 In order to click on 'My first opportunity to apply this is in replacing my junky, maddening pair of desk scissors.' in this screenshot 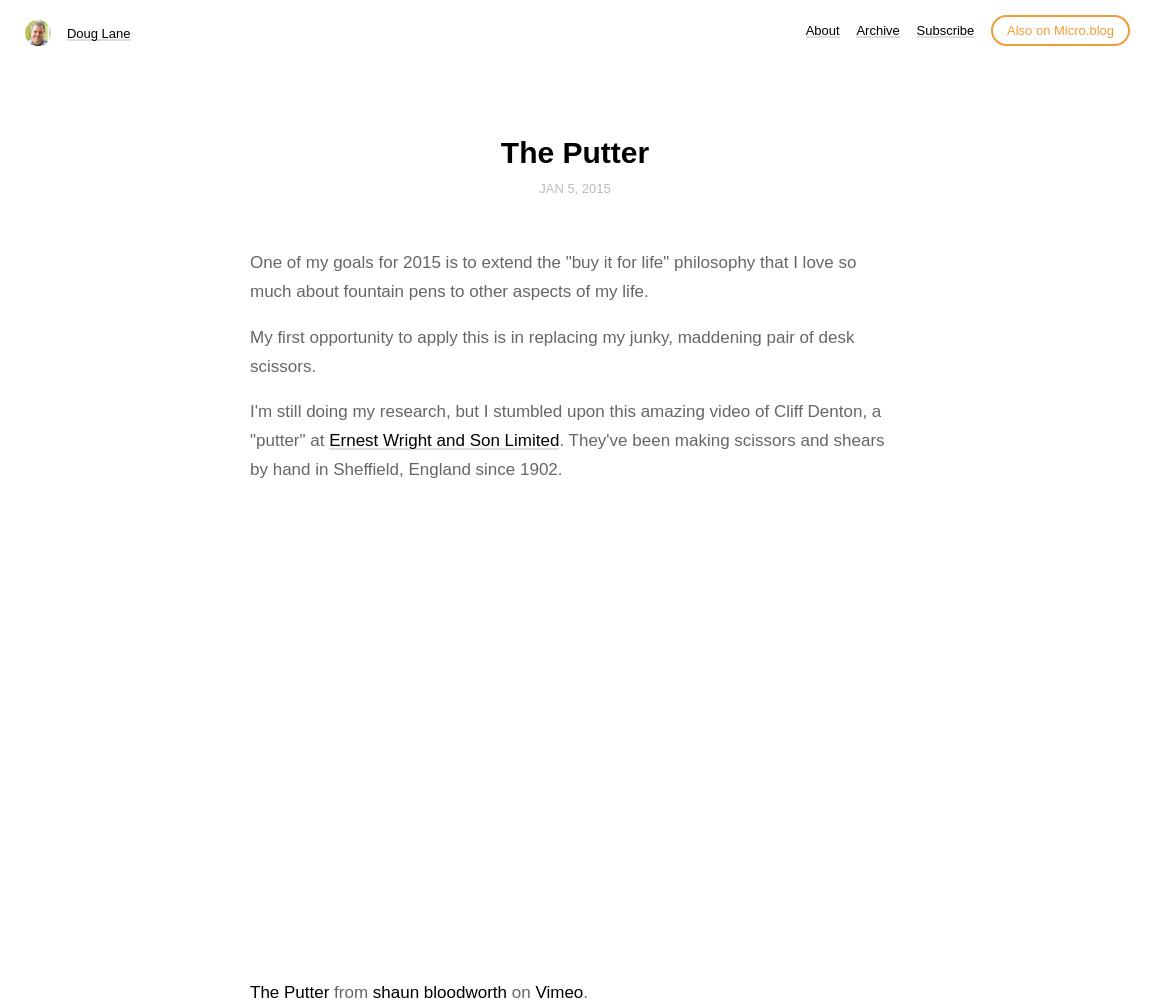, I will do `click(552, 350)`.